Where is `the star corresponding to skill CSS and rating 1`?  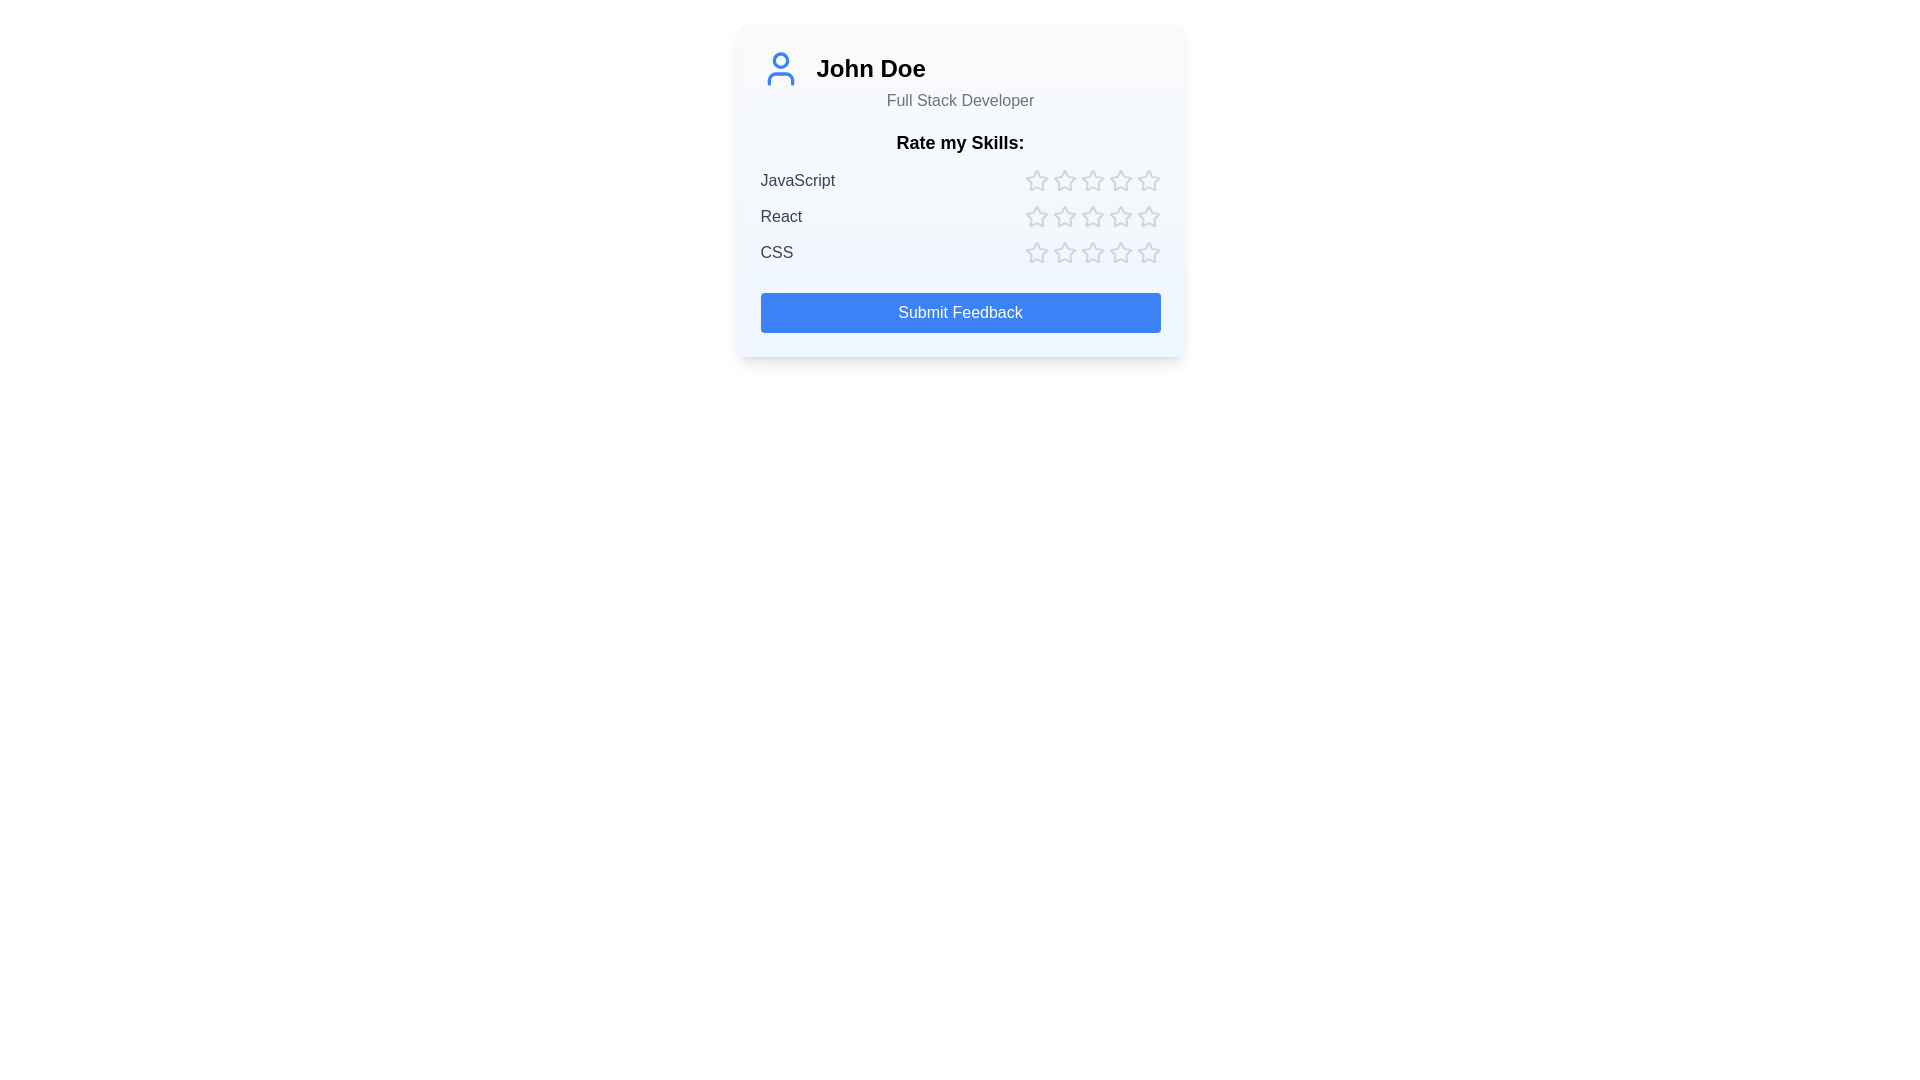 the star corresponding to skill CSS and rating 1 is located at coordinates (1036, 252).